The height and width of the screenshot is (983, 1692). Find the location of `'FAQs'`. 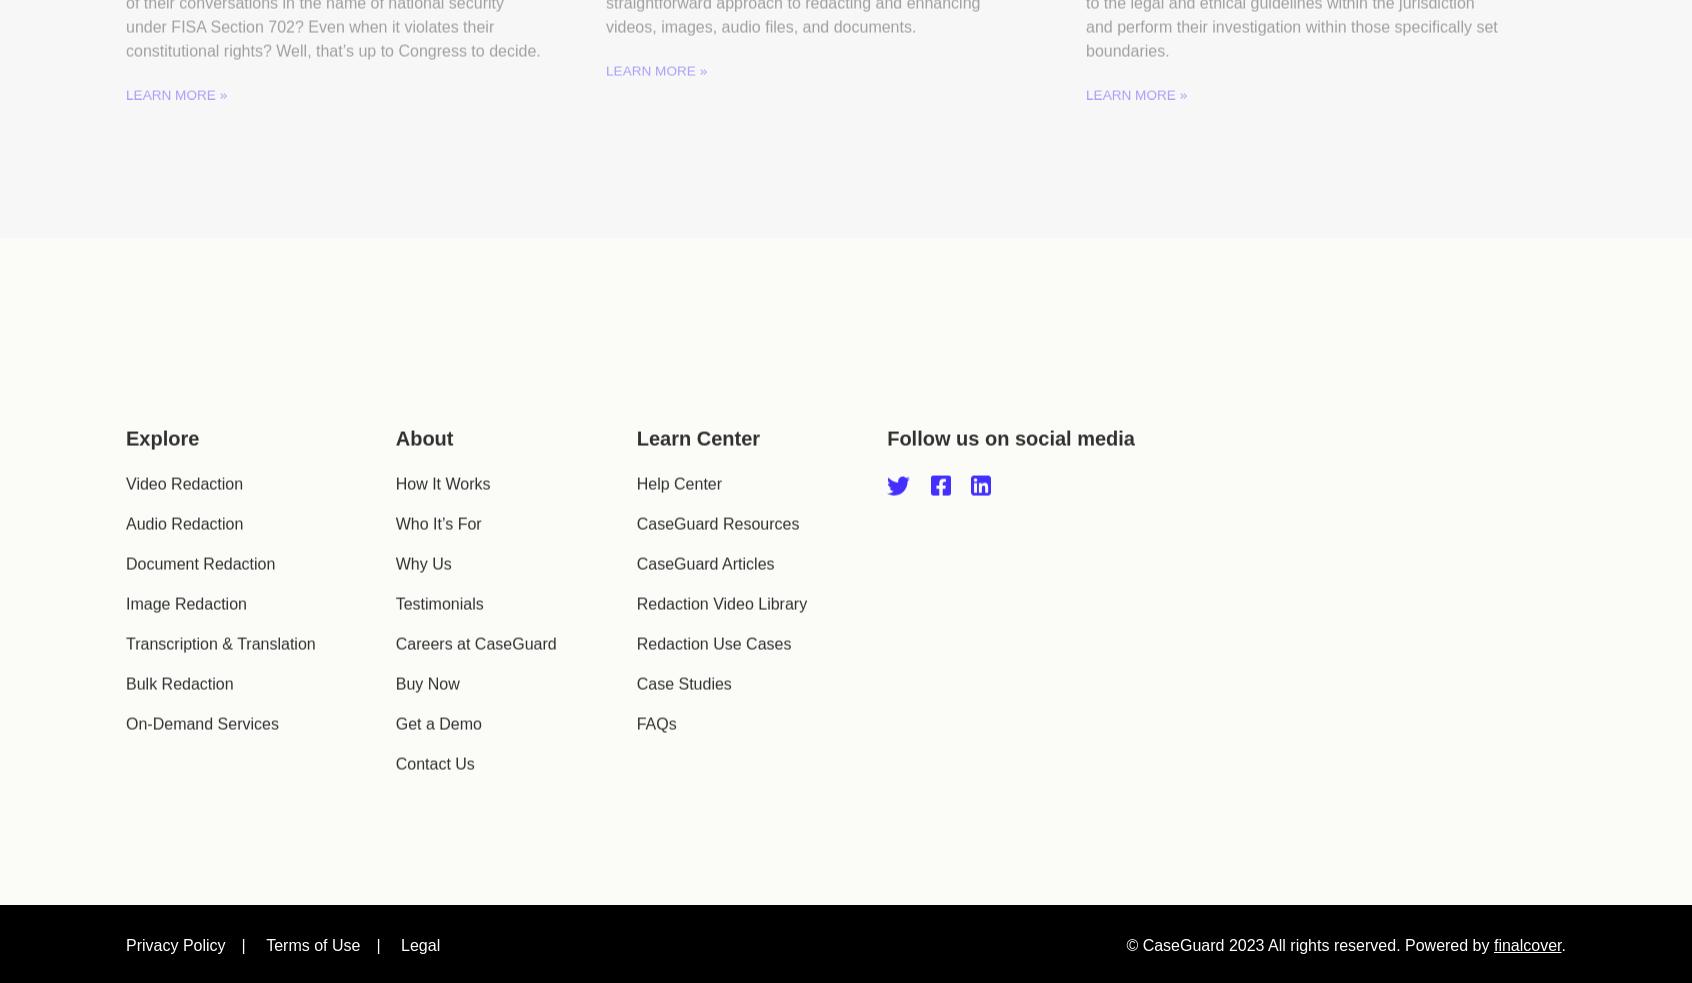

'FAQs' is located at coordinates (655, 750).